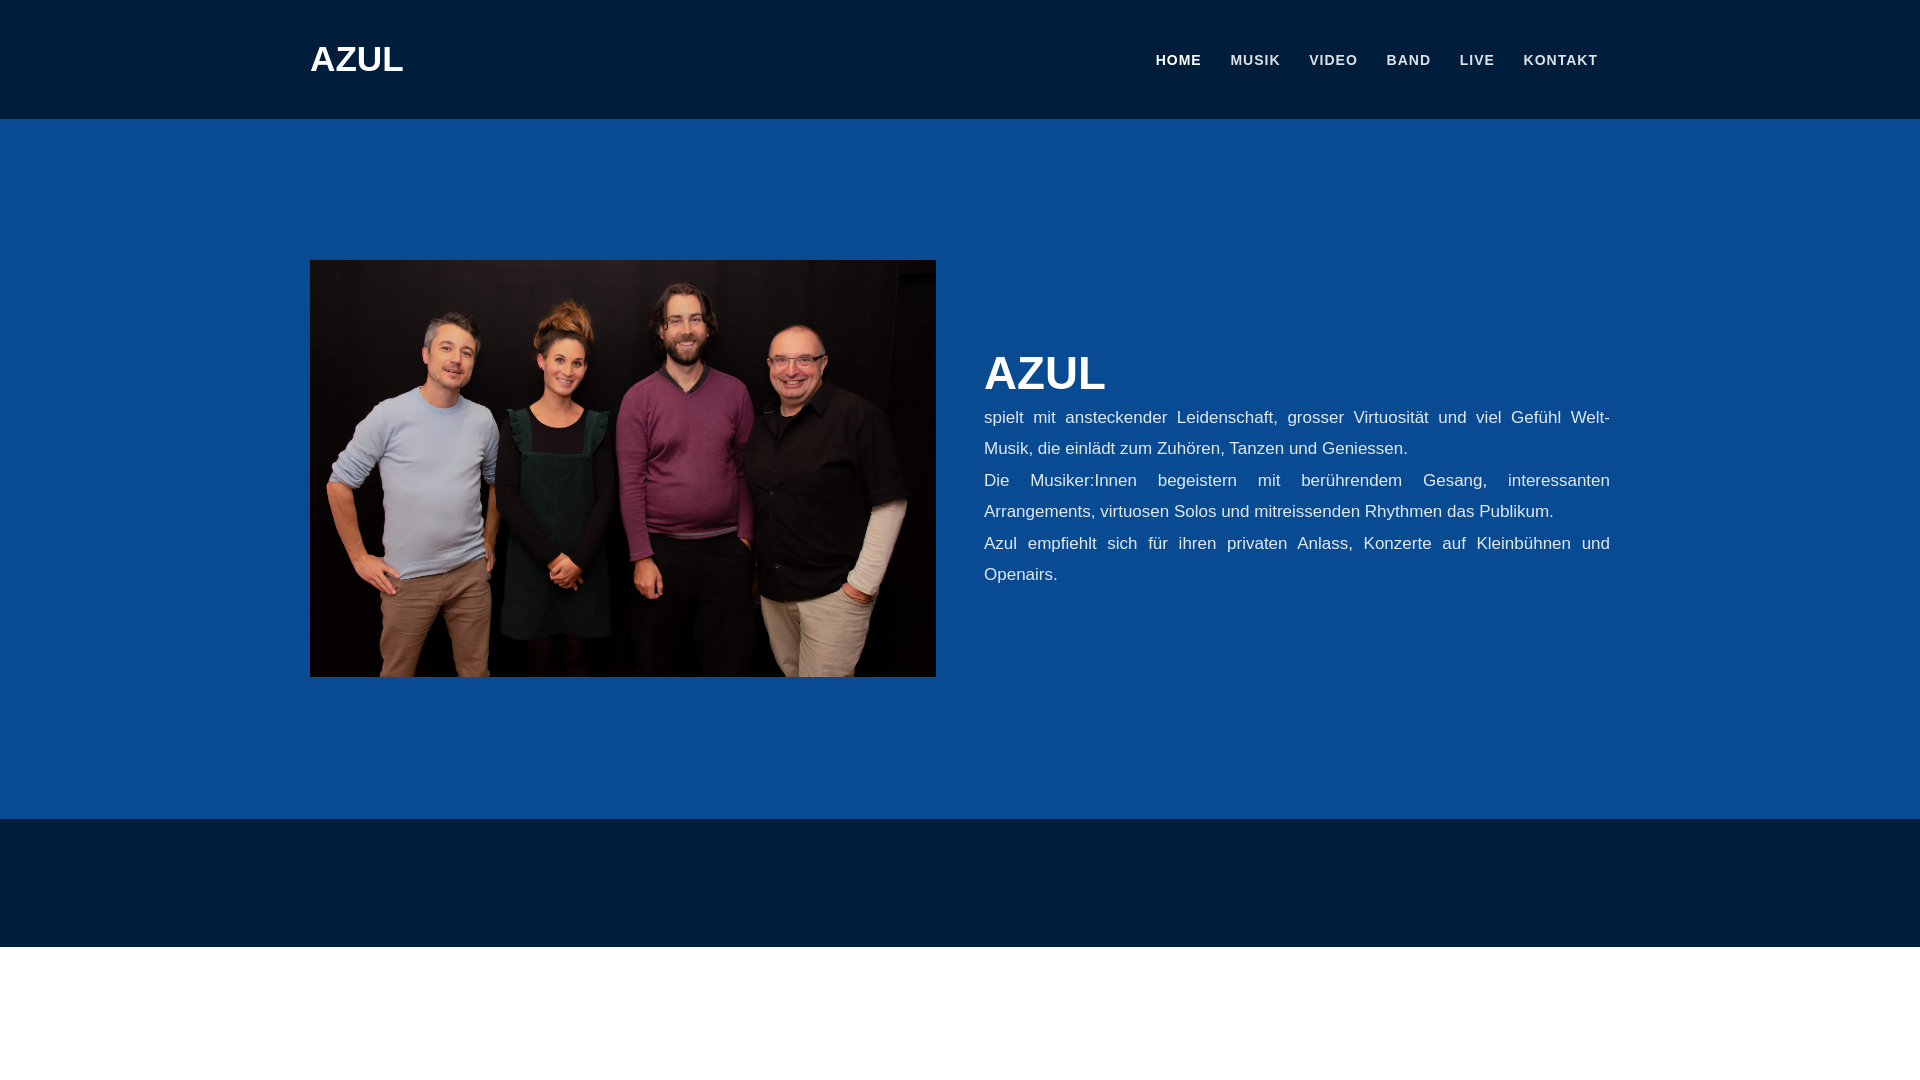 Image resolution: width=1920 pixels, height=1080 pixels. I want to click on 'HOME', so click(1143, 59).